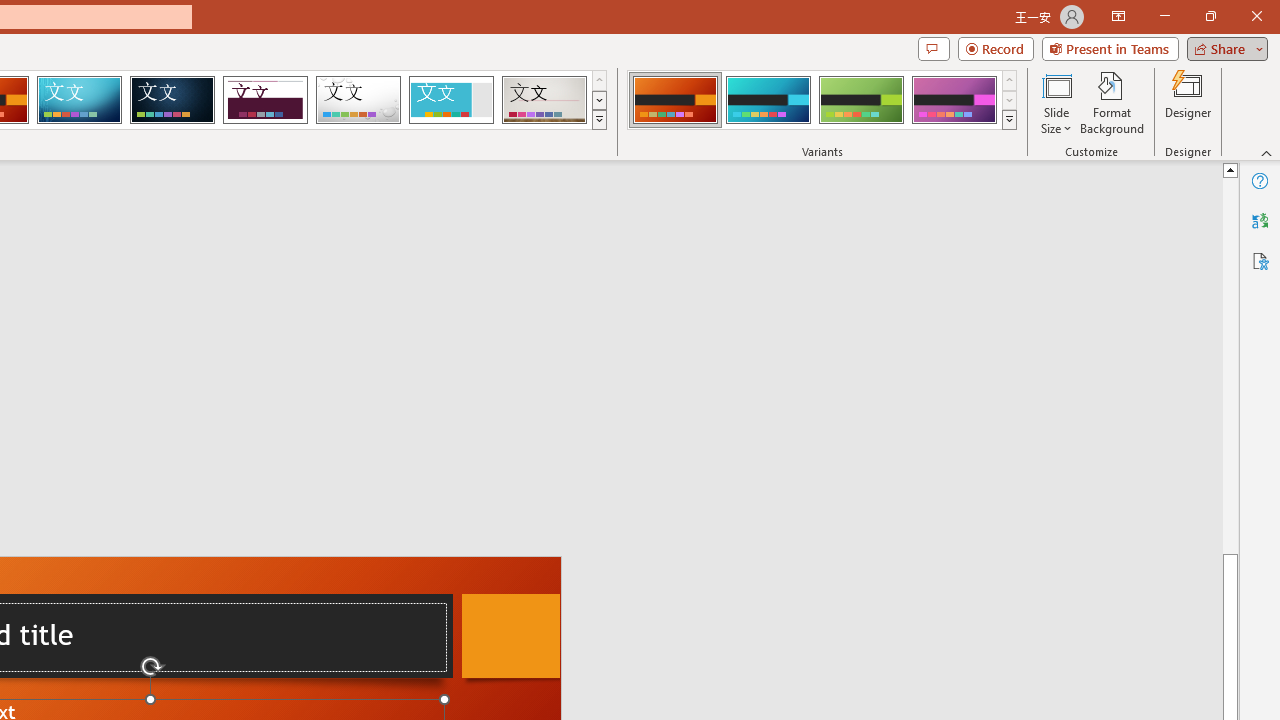  What do you see at coordinates (358, 100) in the screenshot?
I see `'Droplet'` at bounding box center [358, 100].